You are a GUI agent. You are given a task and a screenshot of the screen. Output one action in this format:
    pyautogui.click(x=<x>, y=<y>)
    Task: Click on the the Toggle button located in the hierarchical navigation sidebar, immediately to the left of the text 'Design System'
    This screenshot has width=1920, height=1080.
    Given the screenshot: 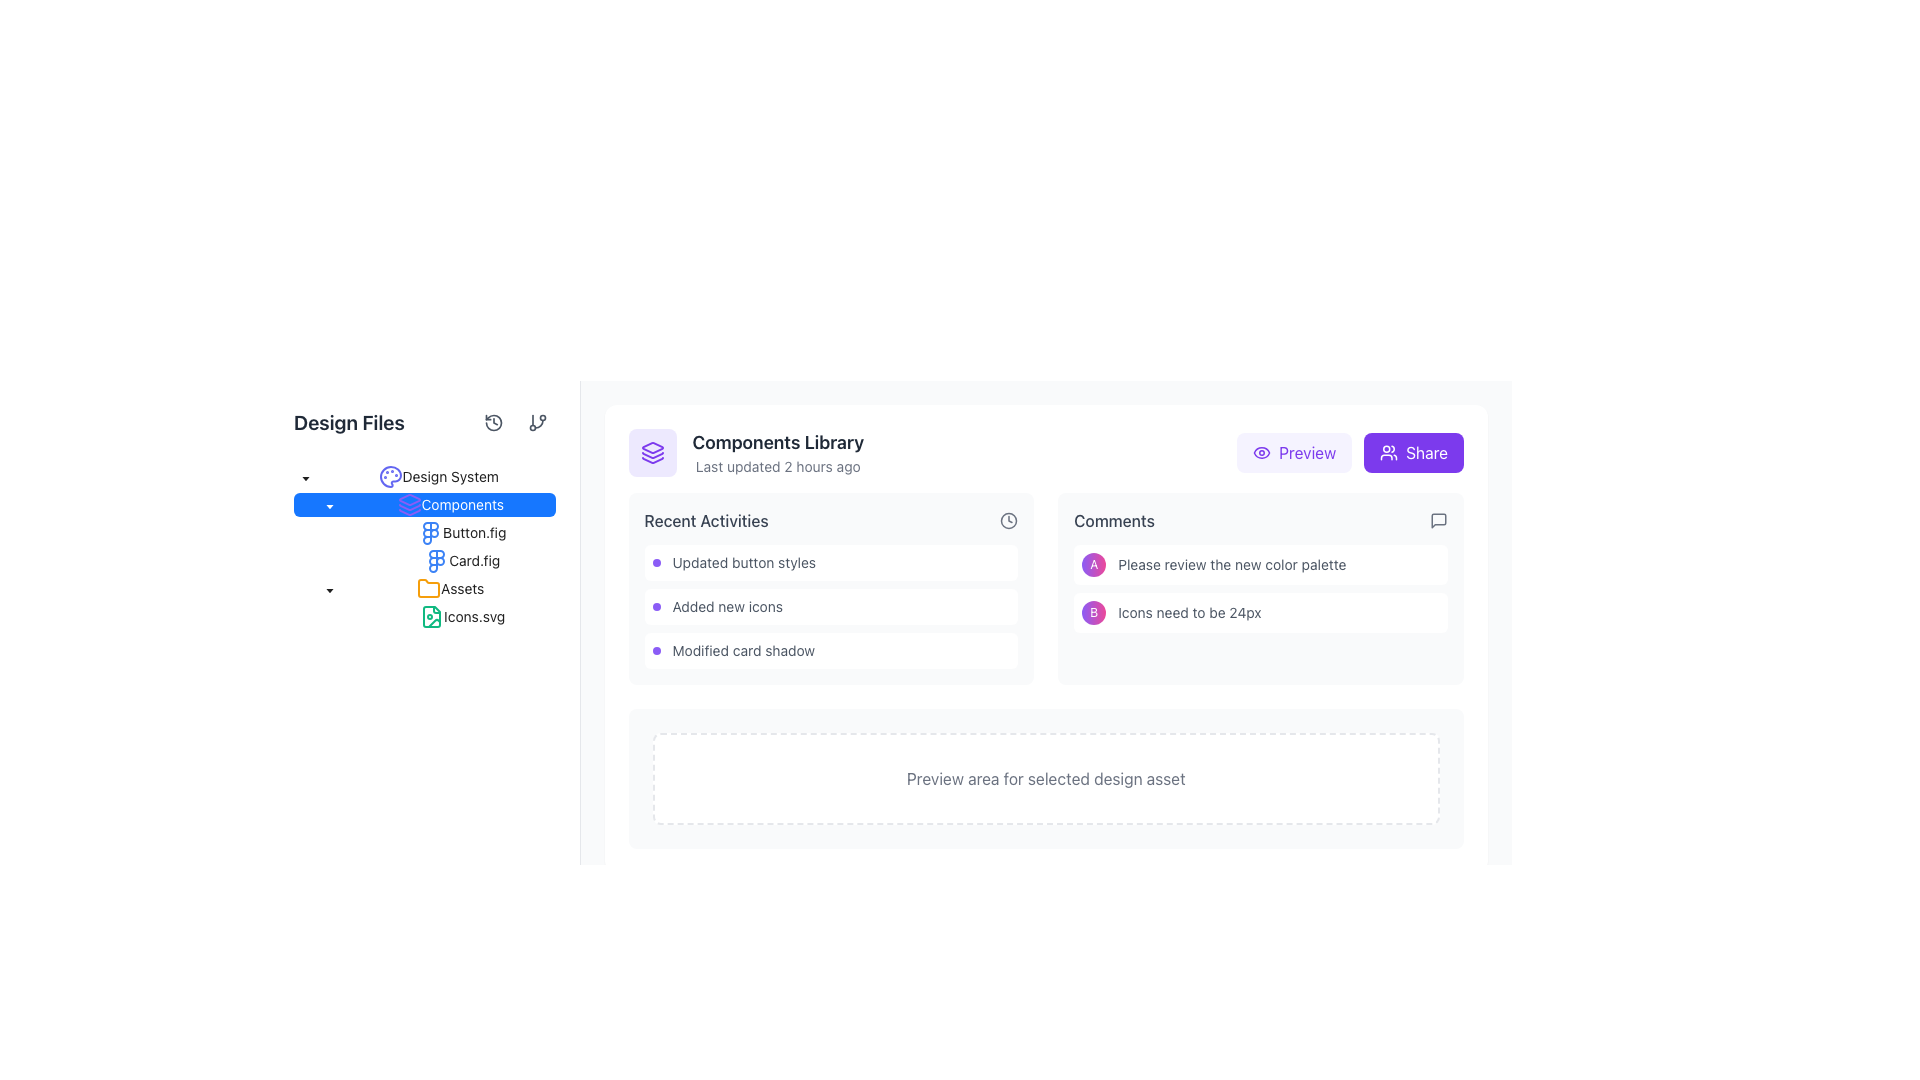 What is the action you would take?
    pyautogui.click(x=305, y=477)
    